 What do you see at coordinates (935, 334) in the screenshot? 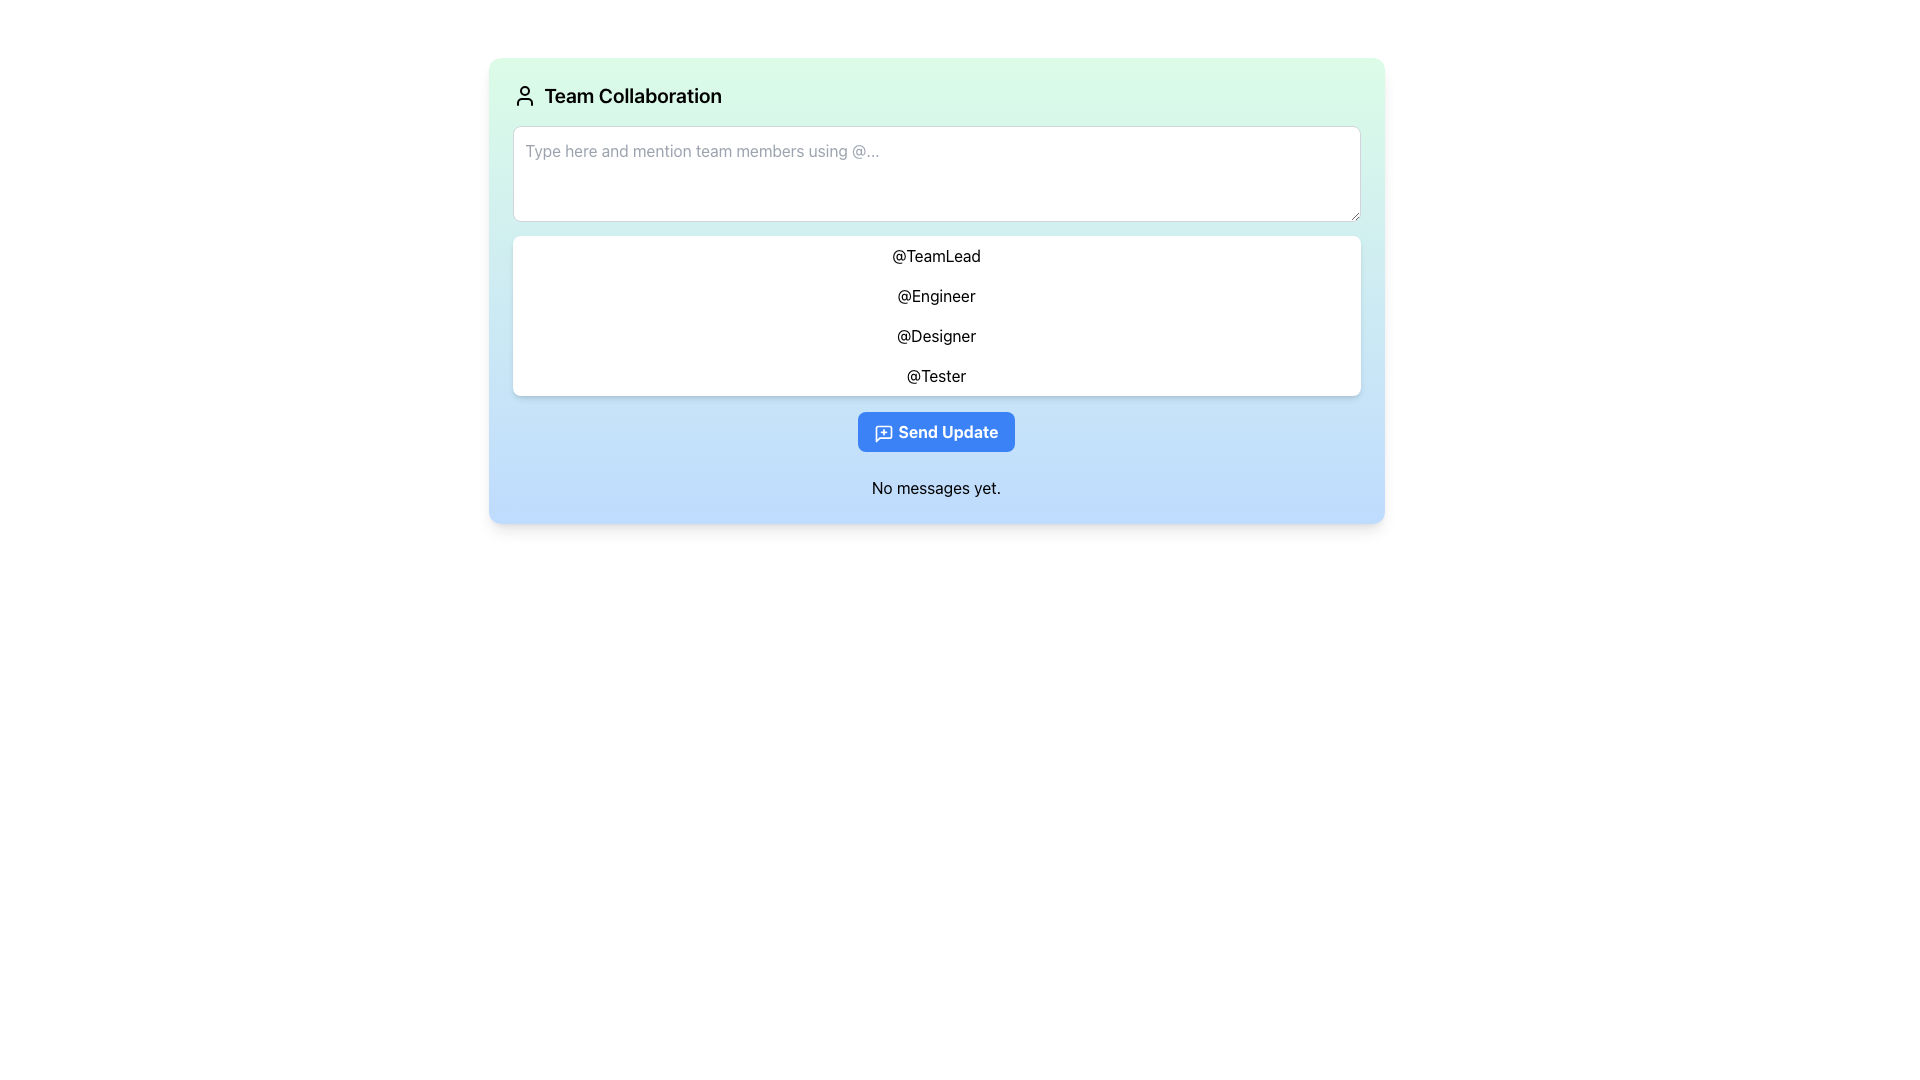
I see `the Clickable Label that displays '@Designer' to observe the background color change when interacted with` at bounding box center [935, 334].